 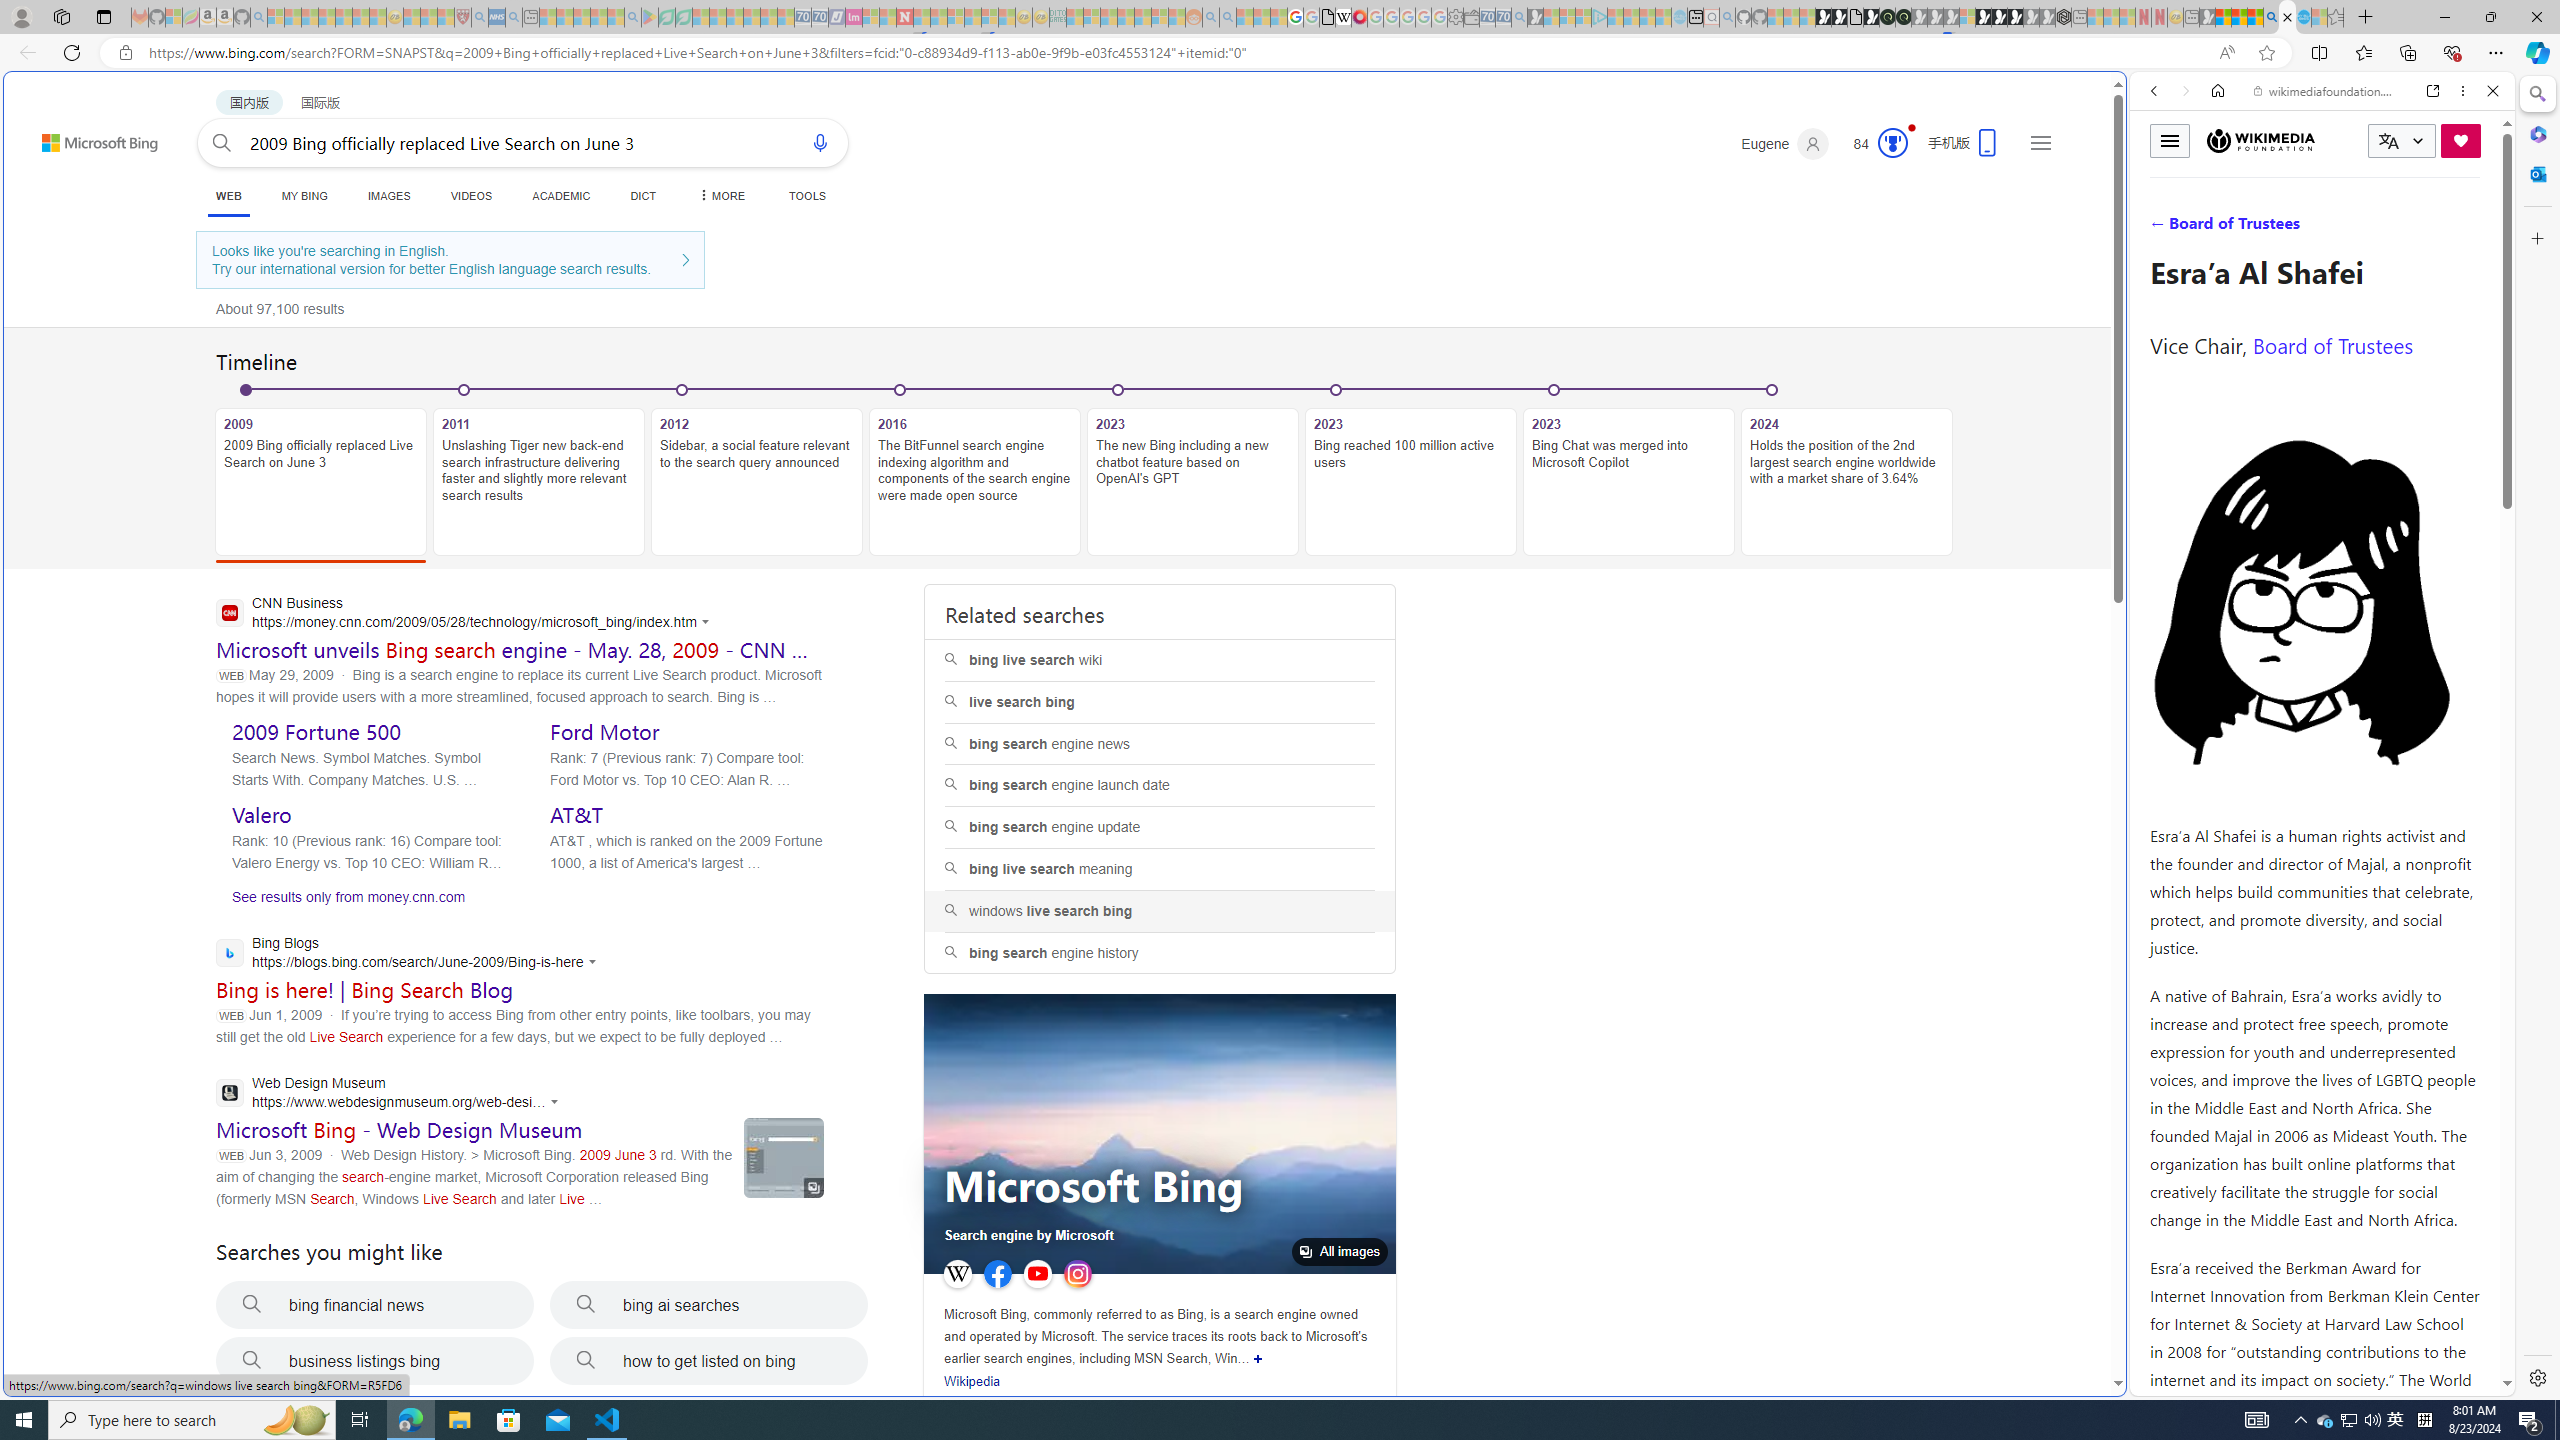 What do you see at coordinates (1533, 16) in the screenshot?
I see `'Microsoft Start Gaming - Sleeping'` at bounding box center [1533, 16].